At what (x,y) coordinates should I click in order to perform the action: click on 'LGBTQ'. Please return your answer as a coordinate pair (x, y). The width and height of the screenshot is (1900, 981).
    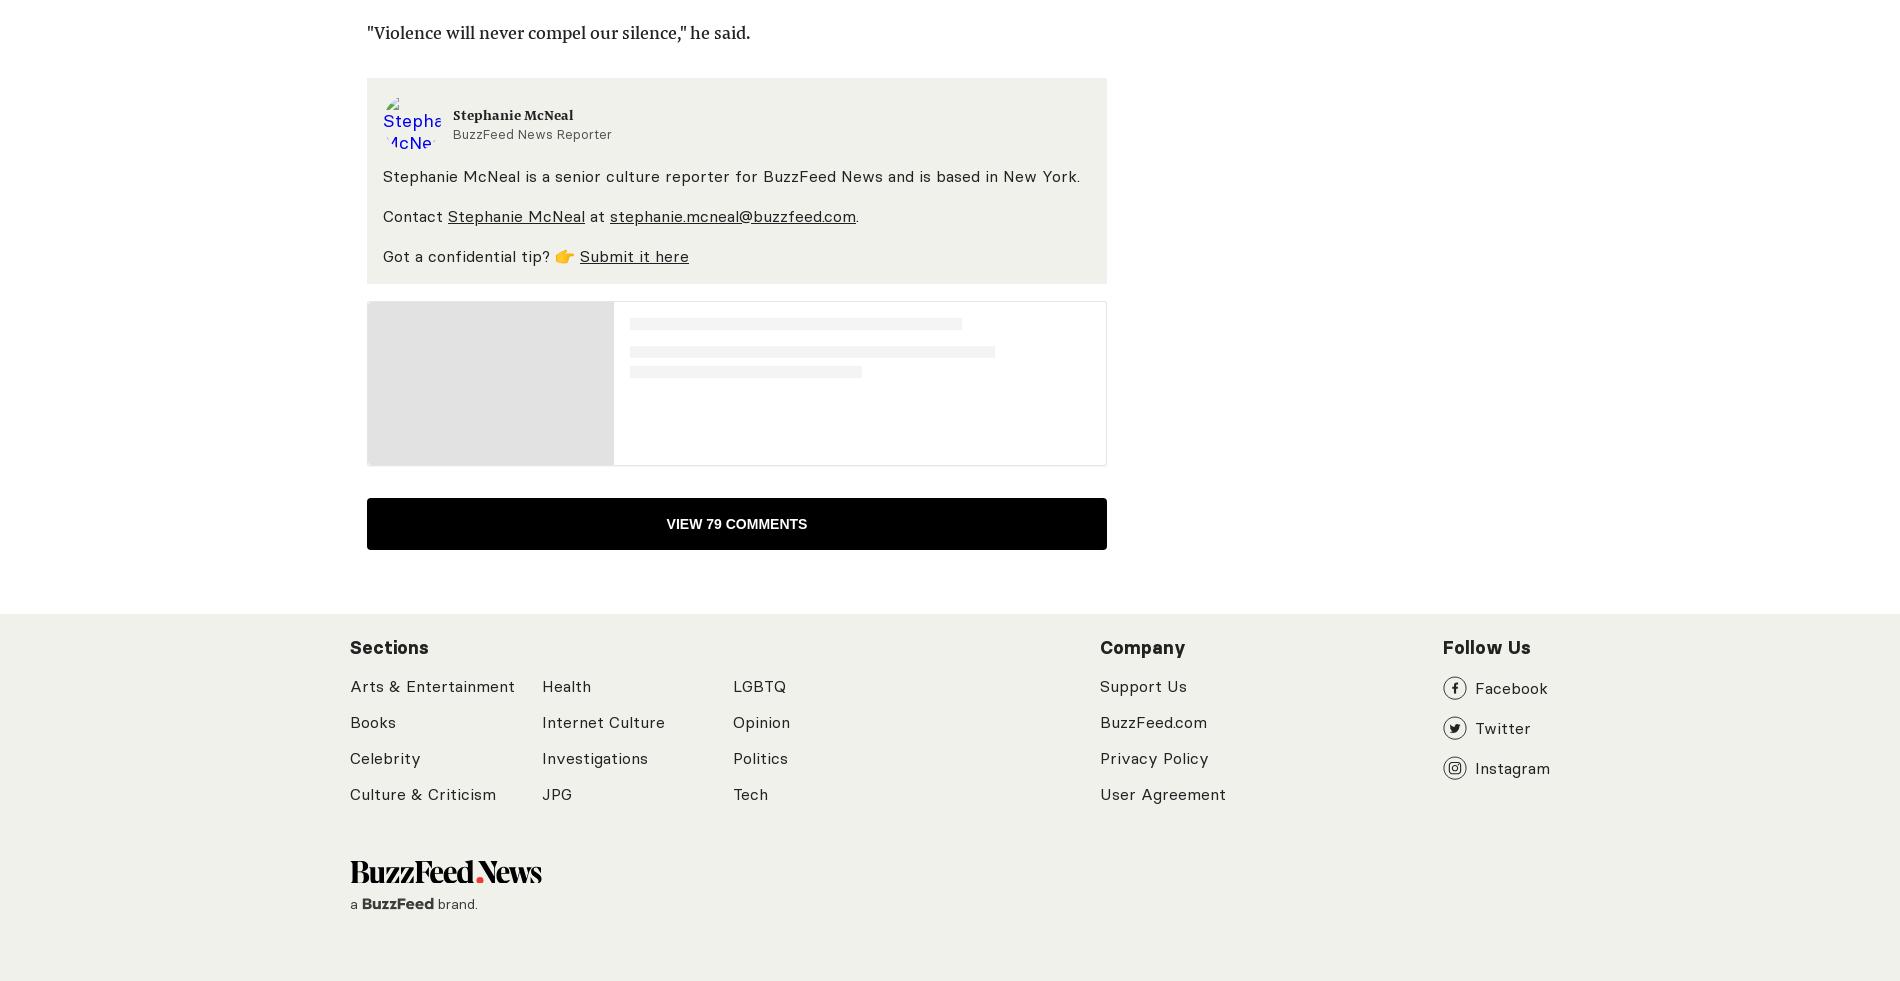
    Looking at the image, I should click on (758, 685).